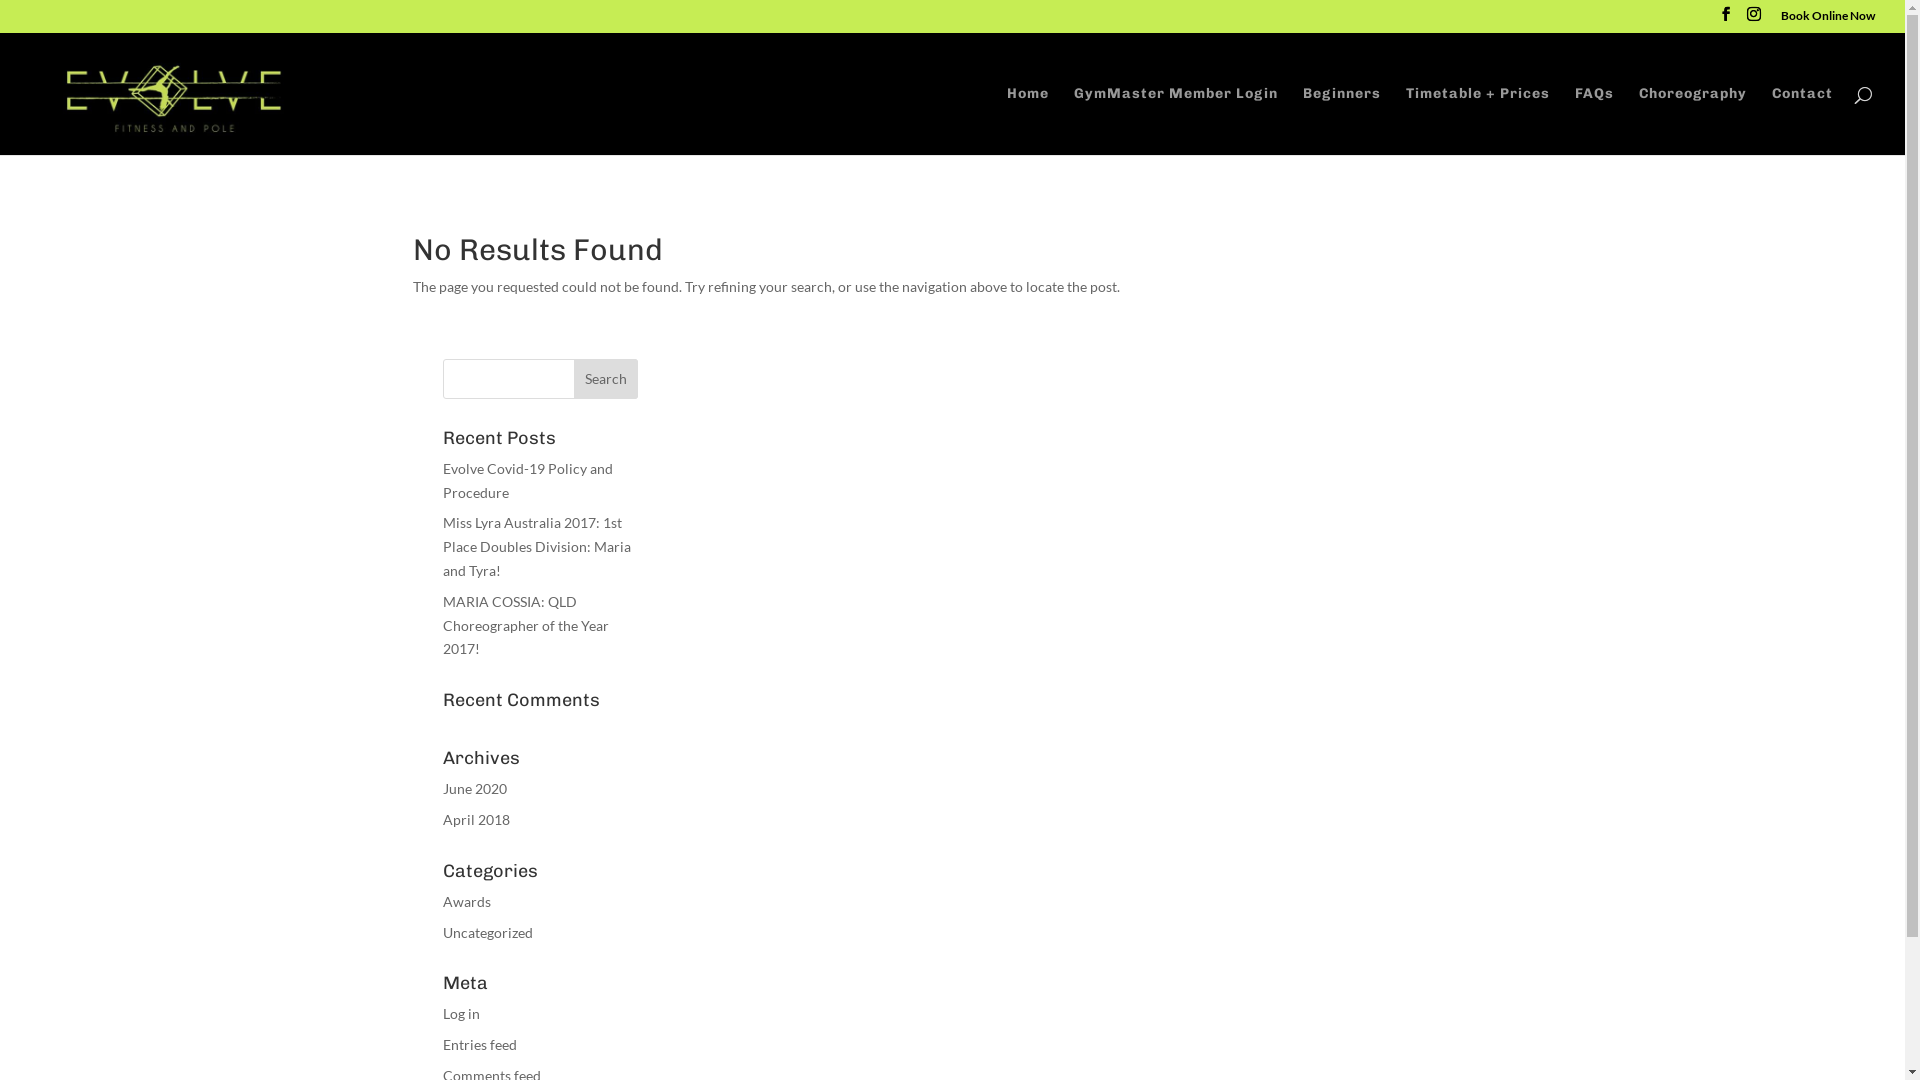 This screenshot has width=1920, height=1080. What do you see at coordinates (478, 1043) in the screenshot?
I see `'Entries feed'` at bounding box center [478, 1043].